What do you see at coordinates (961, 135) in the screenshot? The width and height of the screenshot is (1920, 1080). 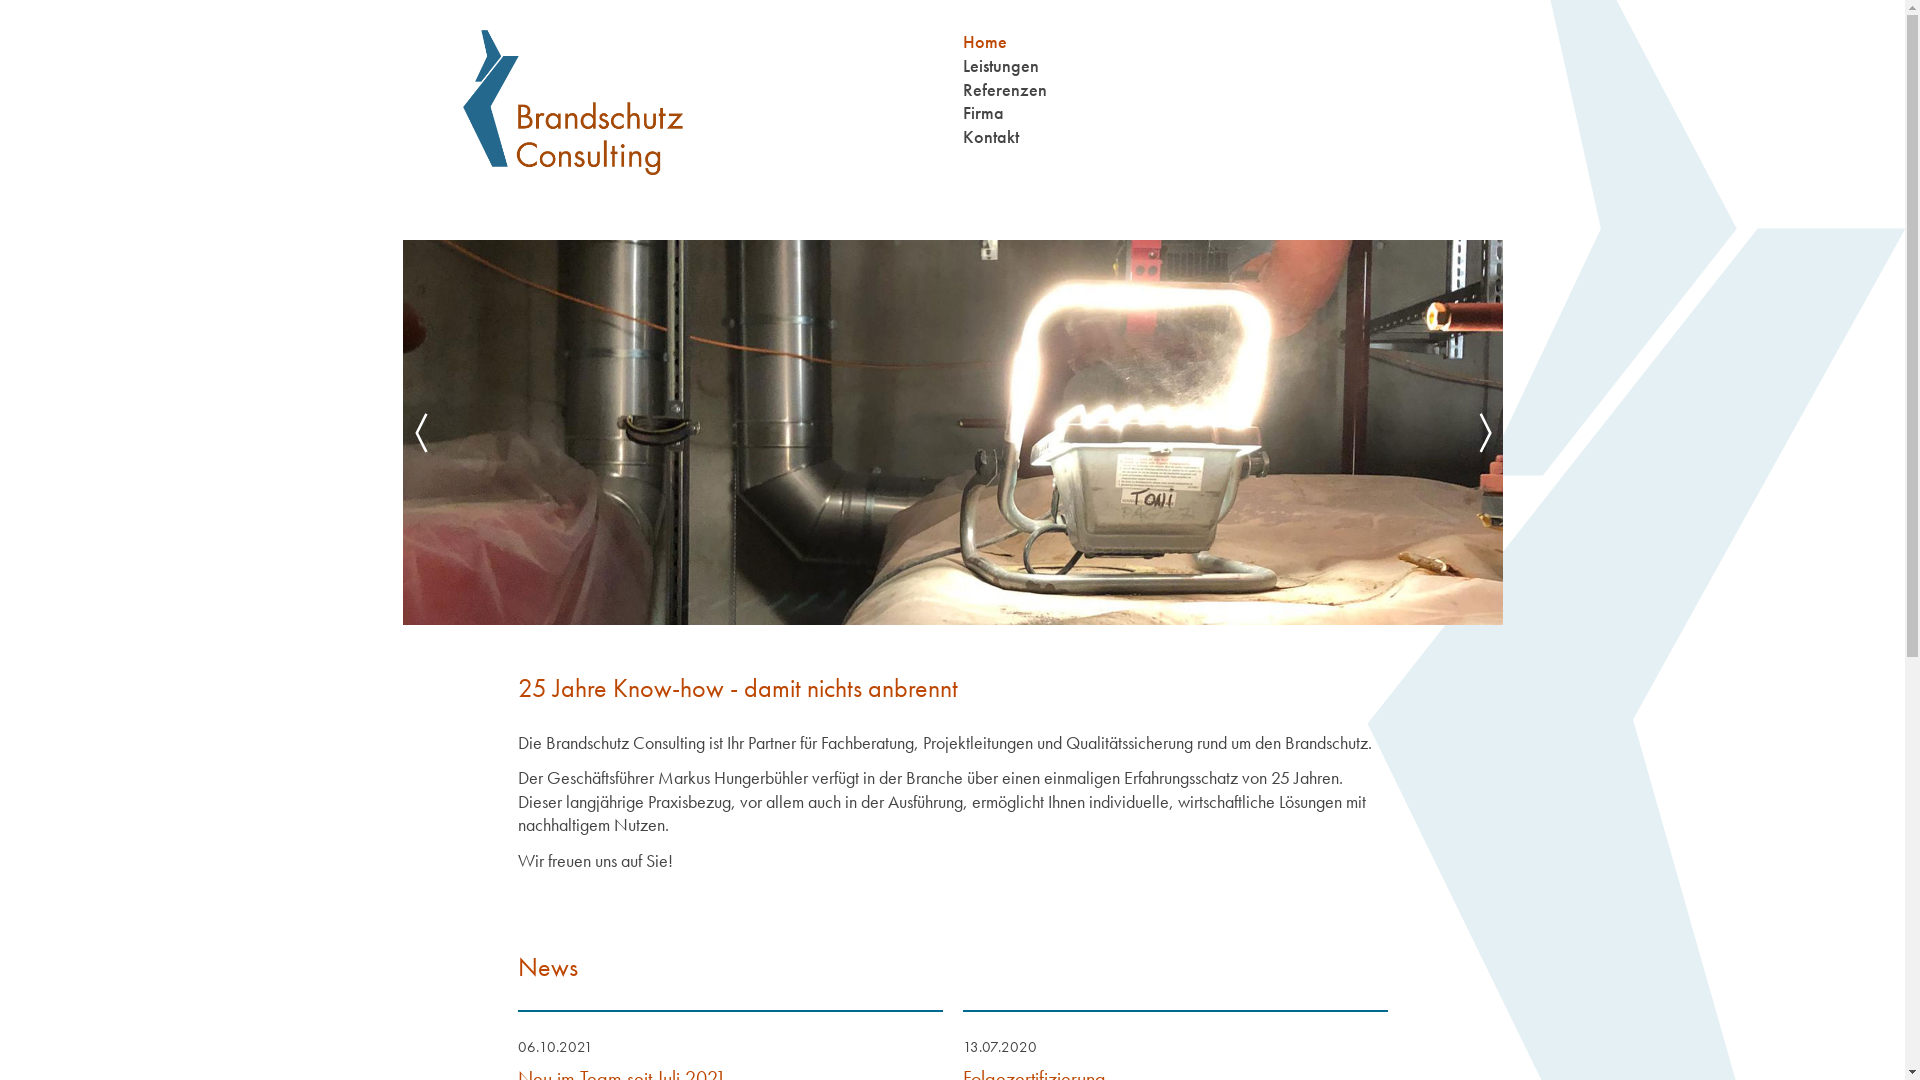 I see `'Kontakt'` at bounding box center [961, 135].